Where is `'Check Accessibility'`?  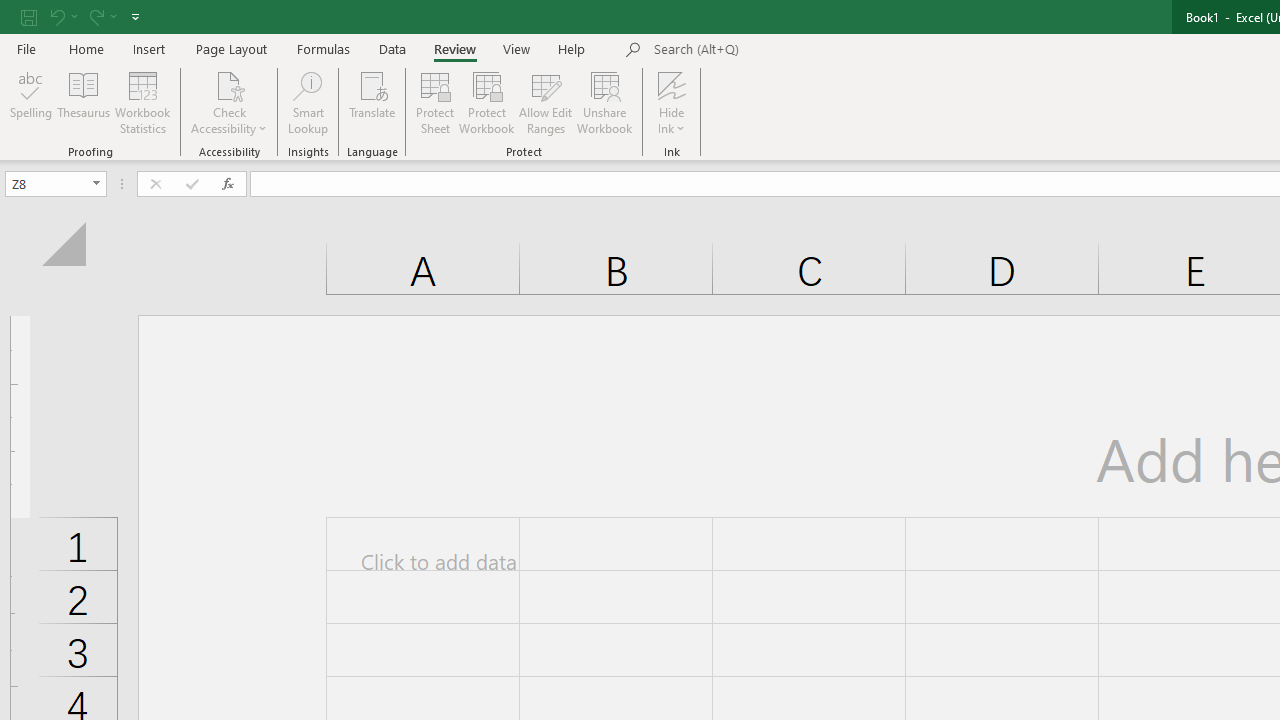 'Check Accessibility' is located at coordinates (229, 103).